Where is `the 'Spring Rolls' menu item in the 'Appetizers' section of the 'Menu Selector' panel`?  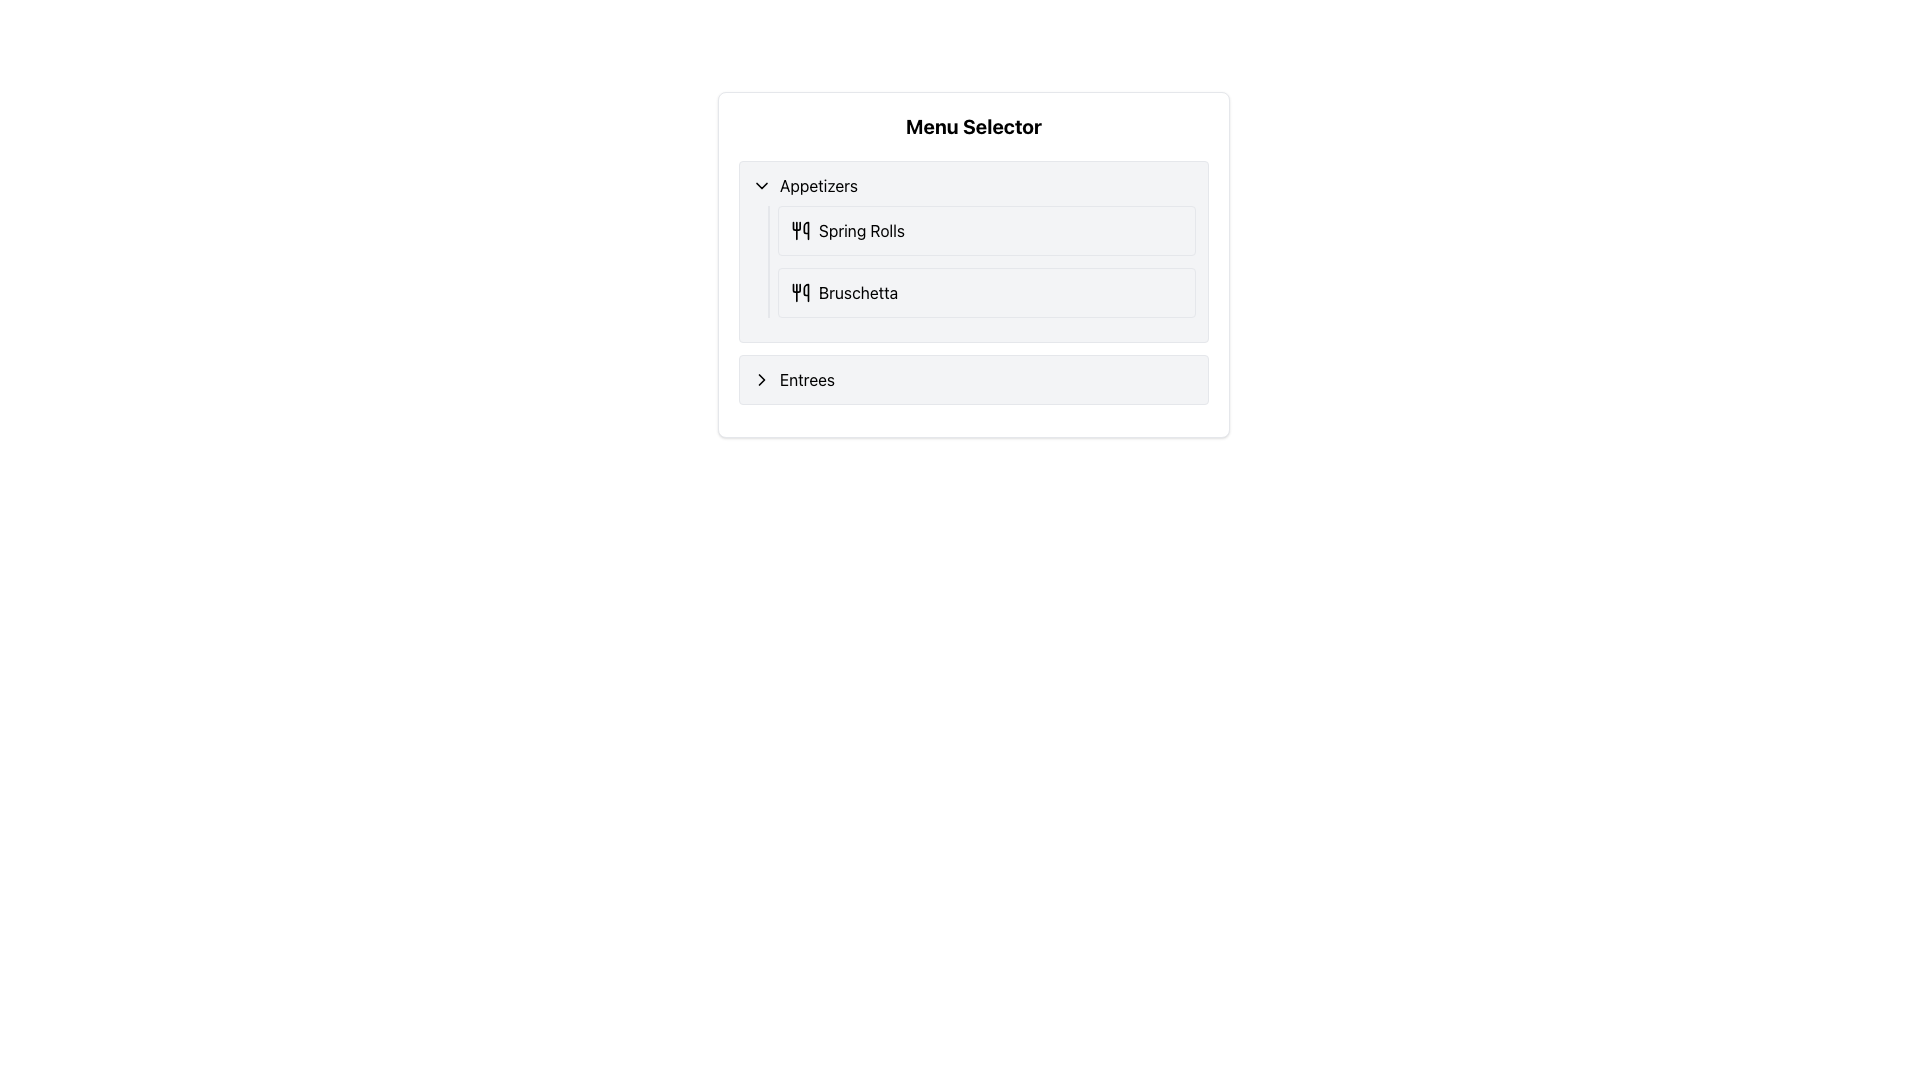 the 'Spring Rolls' menu item in the 'Appetizers' section of the 'Menu Selector' panel is located at coordinates (987, 261).